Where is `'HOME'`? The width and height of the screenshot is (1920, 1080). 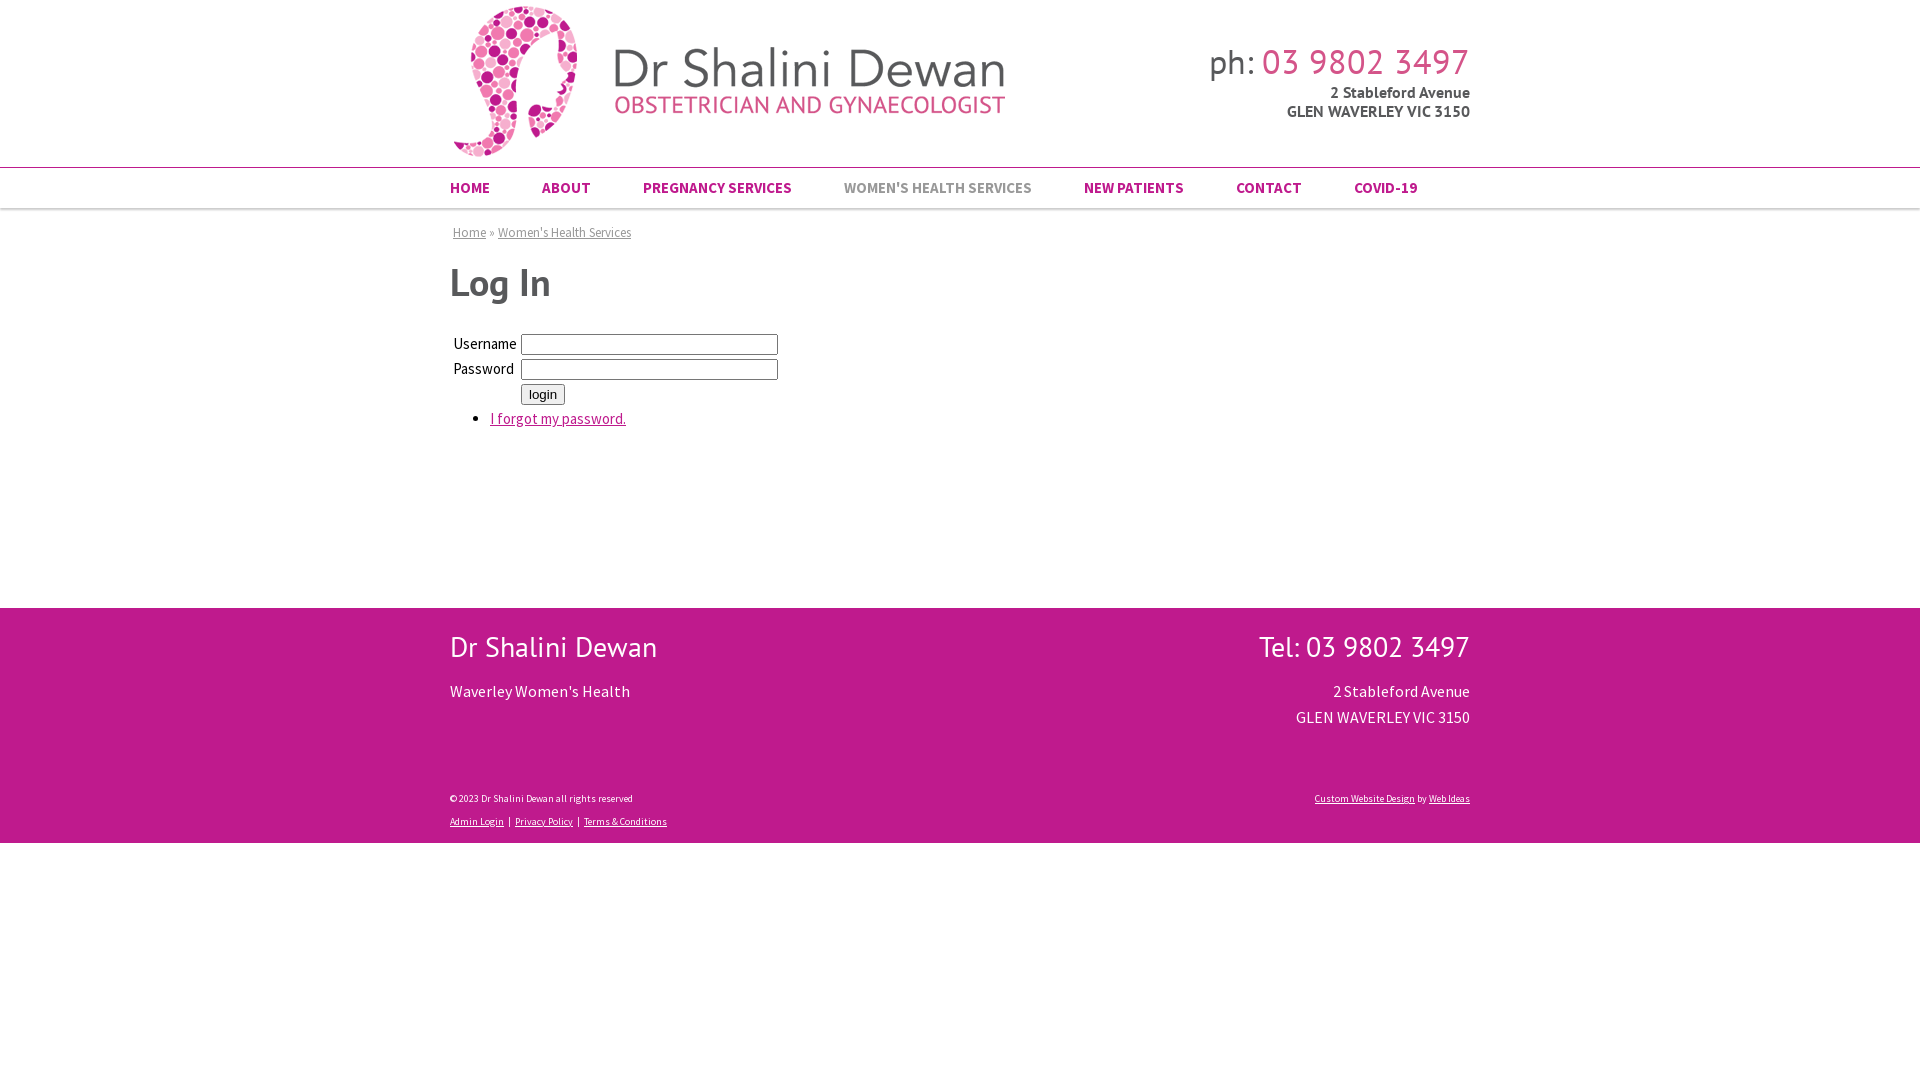 'HOME' is located at coordinates (483, 188).